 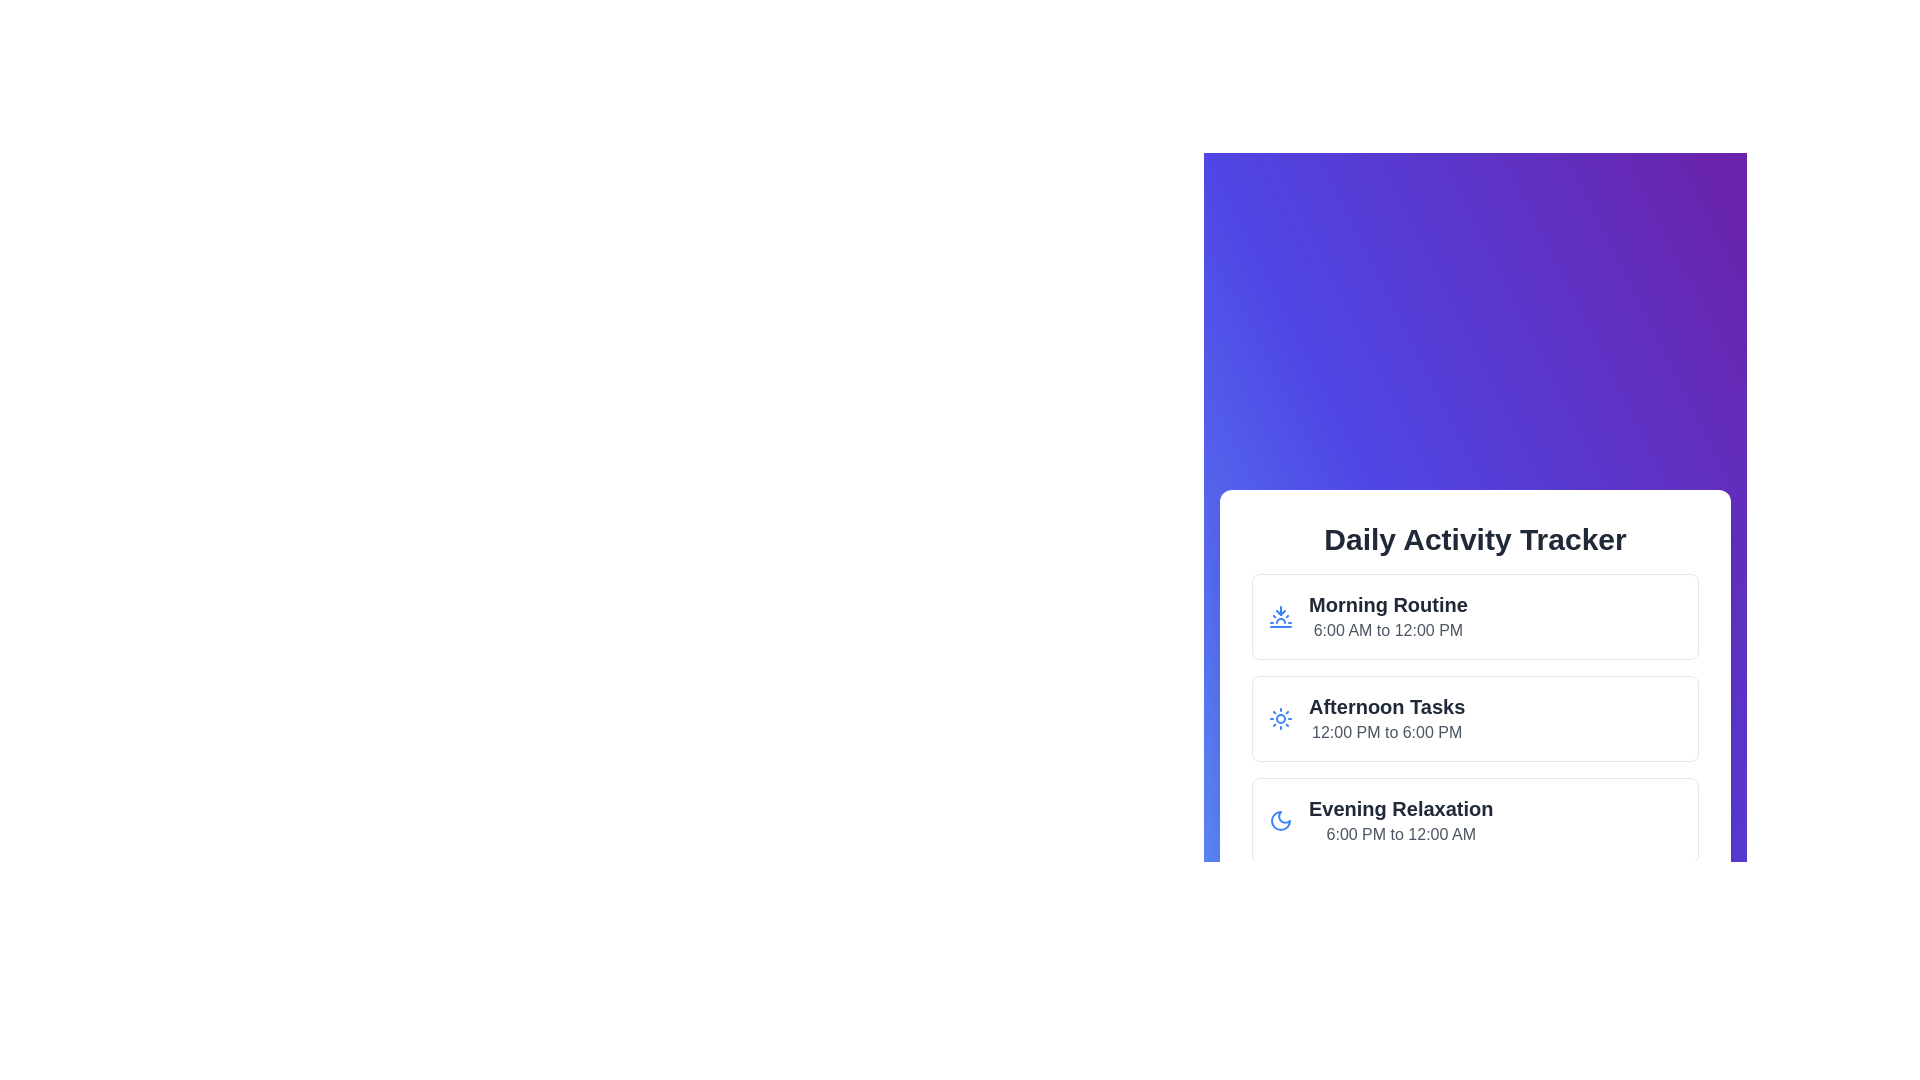 What do you see at coordinates (1387, 631) in the screenshot?
I see `static text displaying '6:00 AM to 12:00 PM' which is located beneath the bold header 'Morning Routine' in the Daily Activity Tracker section` at bounding box center [1387, 631].